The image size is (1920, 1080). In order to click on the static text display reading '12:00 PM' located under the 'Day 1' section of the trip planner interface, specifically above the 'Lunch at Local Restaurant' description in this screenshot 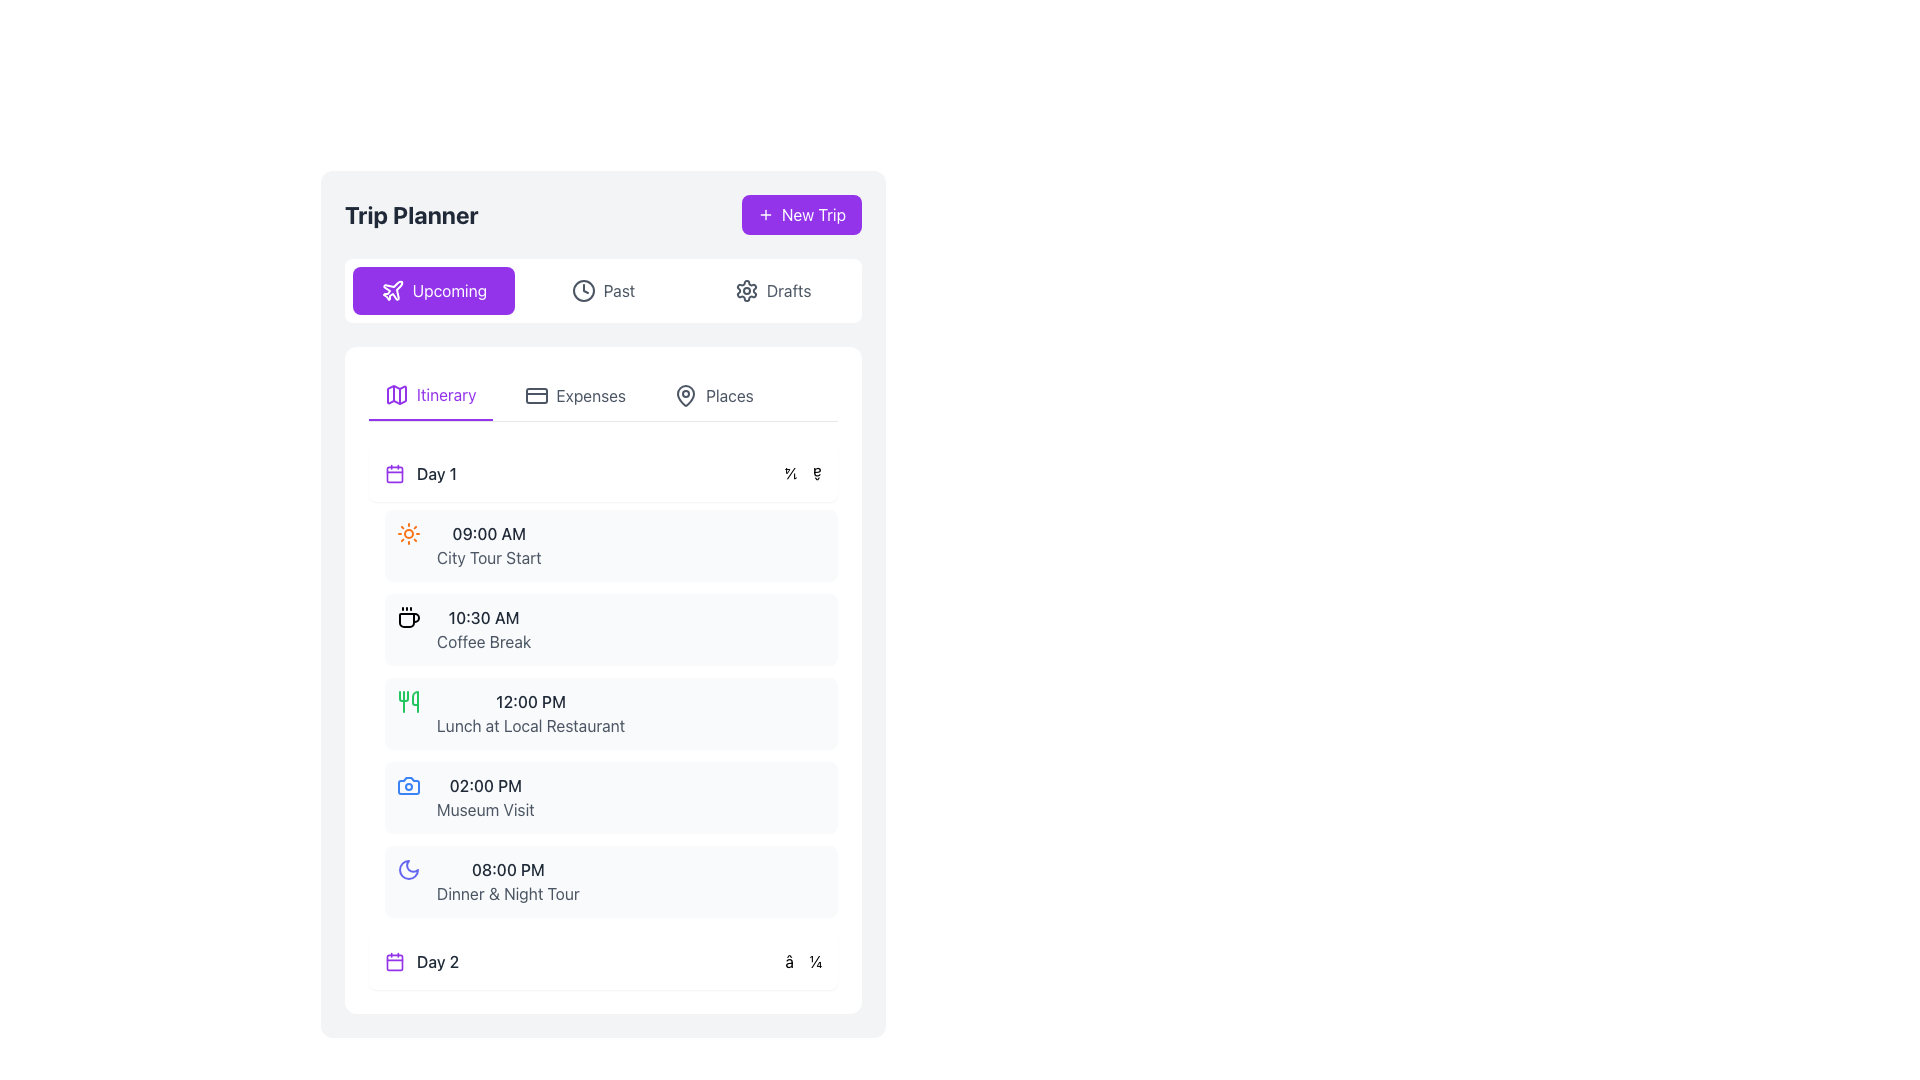, I will do `click(531, 701)`.